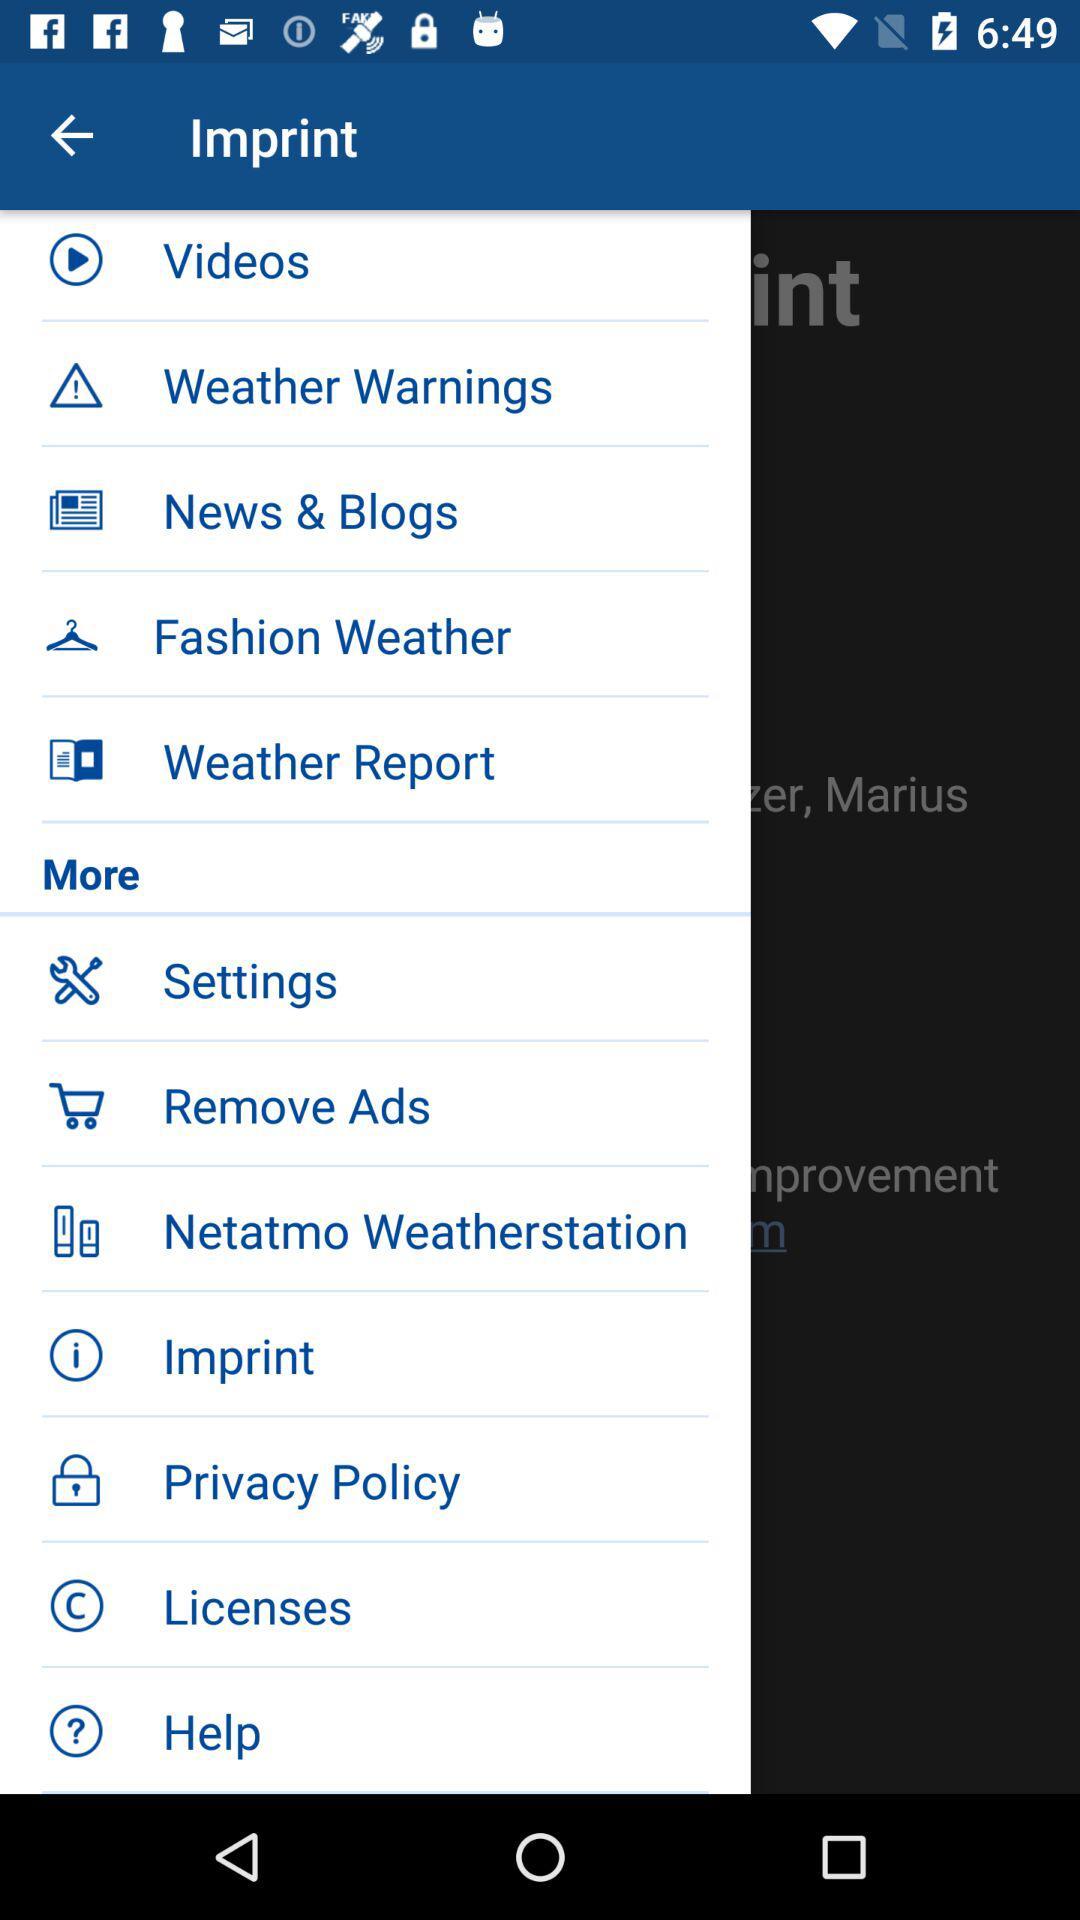  I want to click on the icon below the news & blogs item, so click(429, 634).